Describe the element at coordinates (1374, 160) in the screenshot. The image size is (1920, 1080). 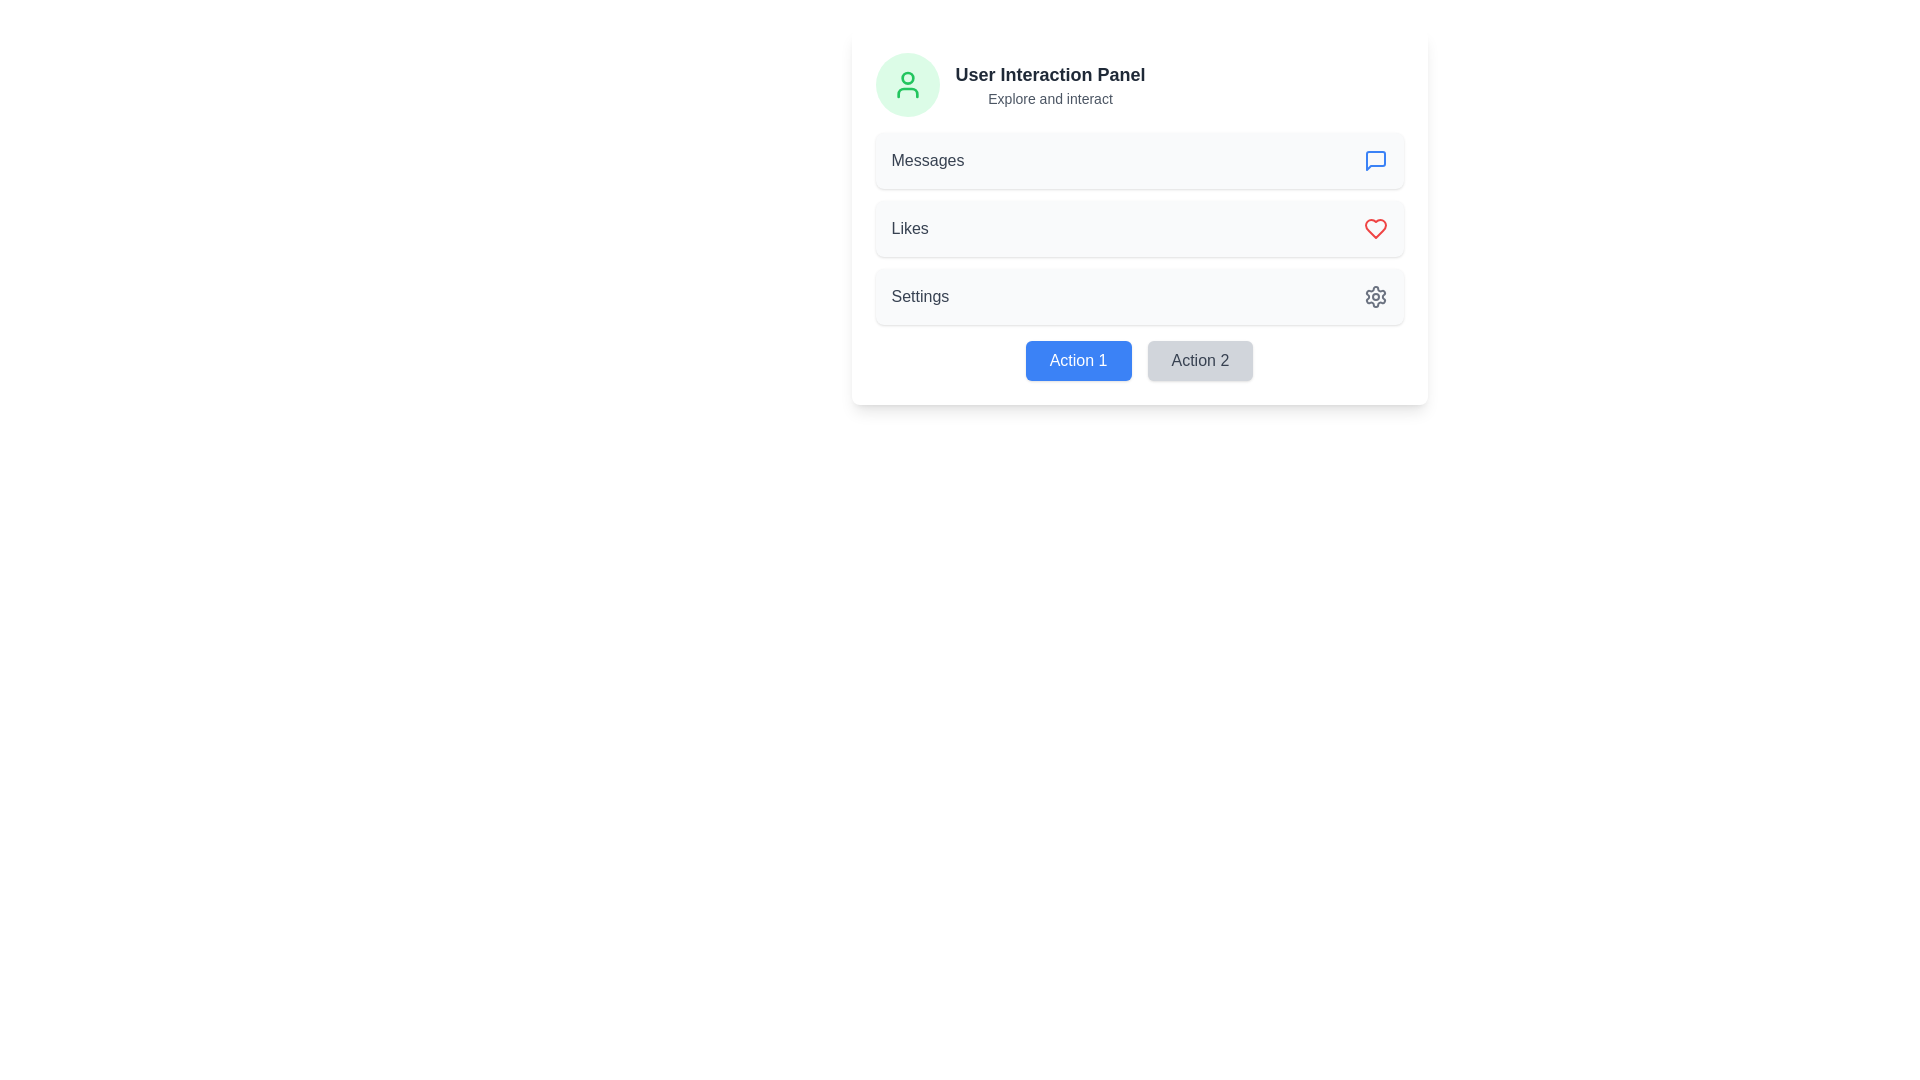
I see `the blue message bubble-shaped icon located on the right side of the 'Messages' panel under the 'User Interaction Panel.'` at that location.